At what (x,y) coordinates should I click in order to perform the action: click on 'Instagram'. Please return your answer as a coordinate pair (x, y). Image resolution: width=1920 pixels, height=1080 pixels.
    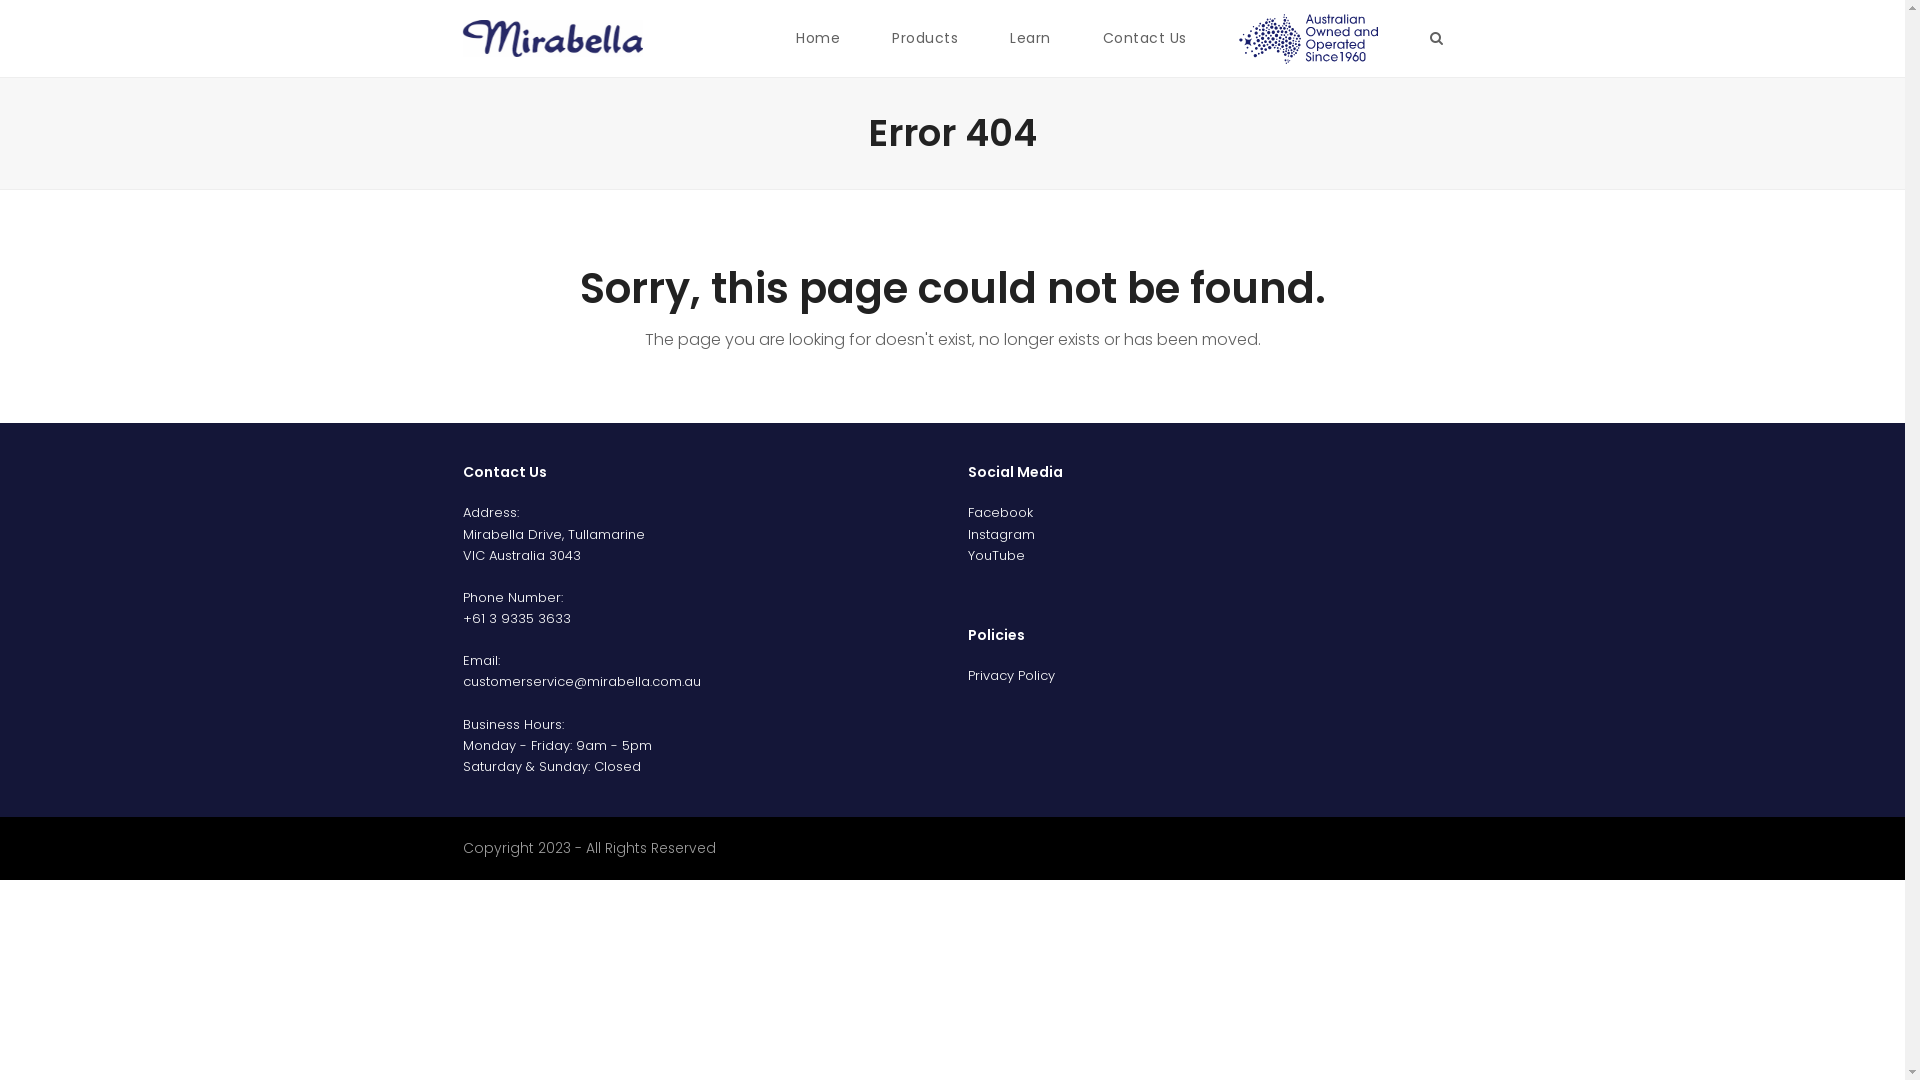
    Looking at the image, I should click on (1001, 533).